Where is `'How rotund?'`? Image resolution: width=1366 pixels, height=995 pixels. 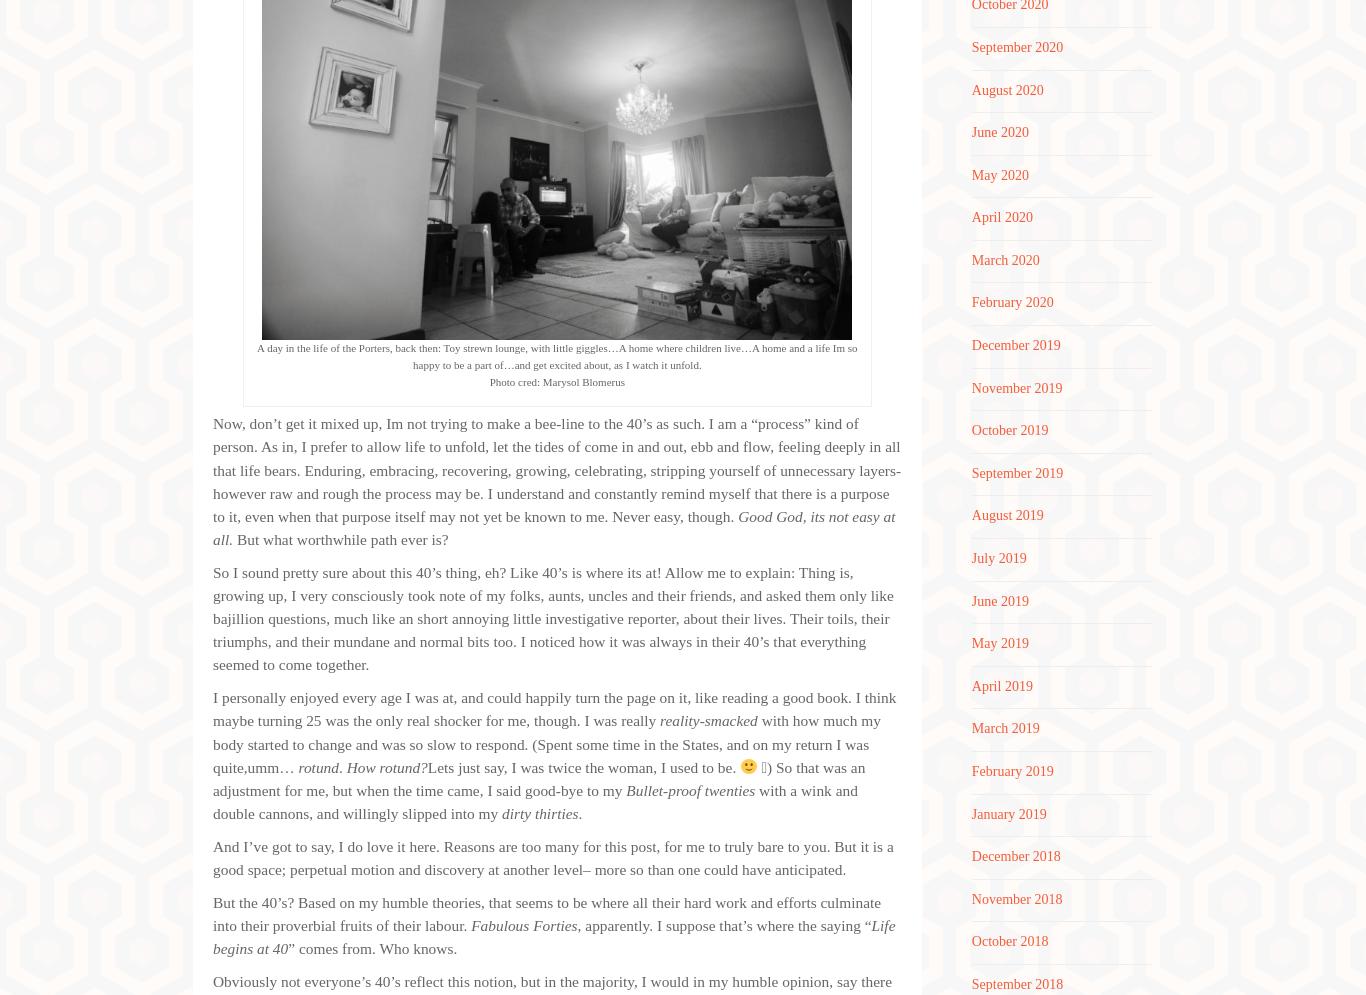
'How rotund?' is located at coordinates (385, 766).